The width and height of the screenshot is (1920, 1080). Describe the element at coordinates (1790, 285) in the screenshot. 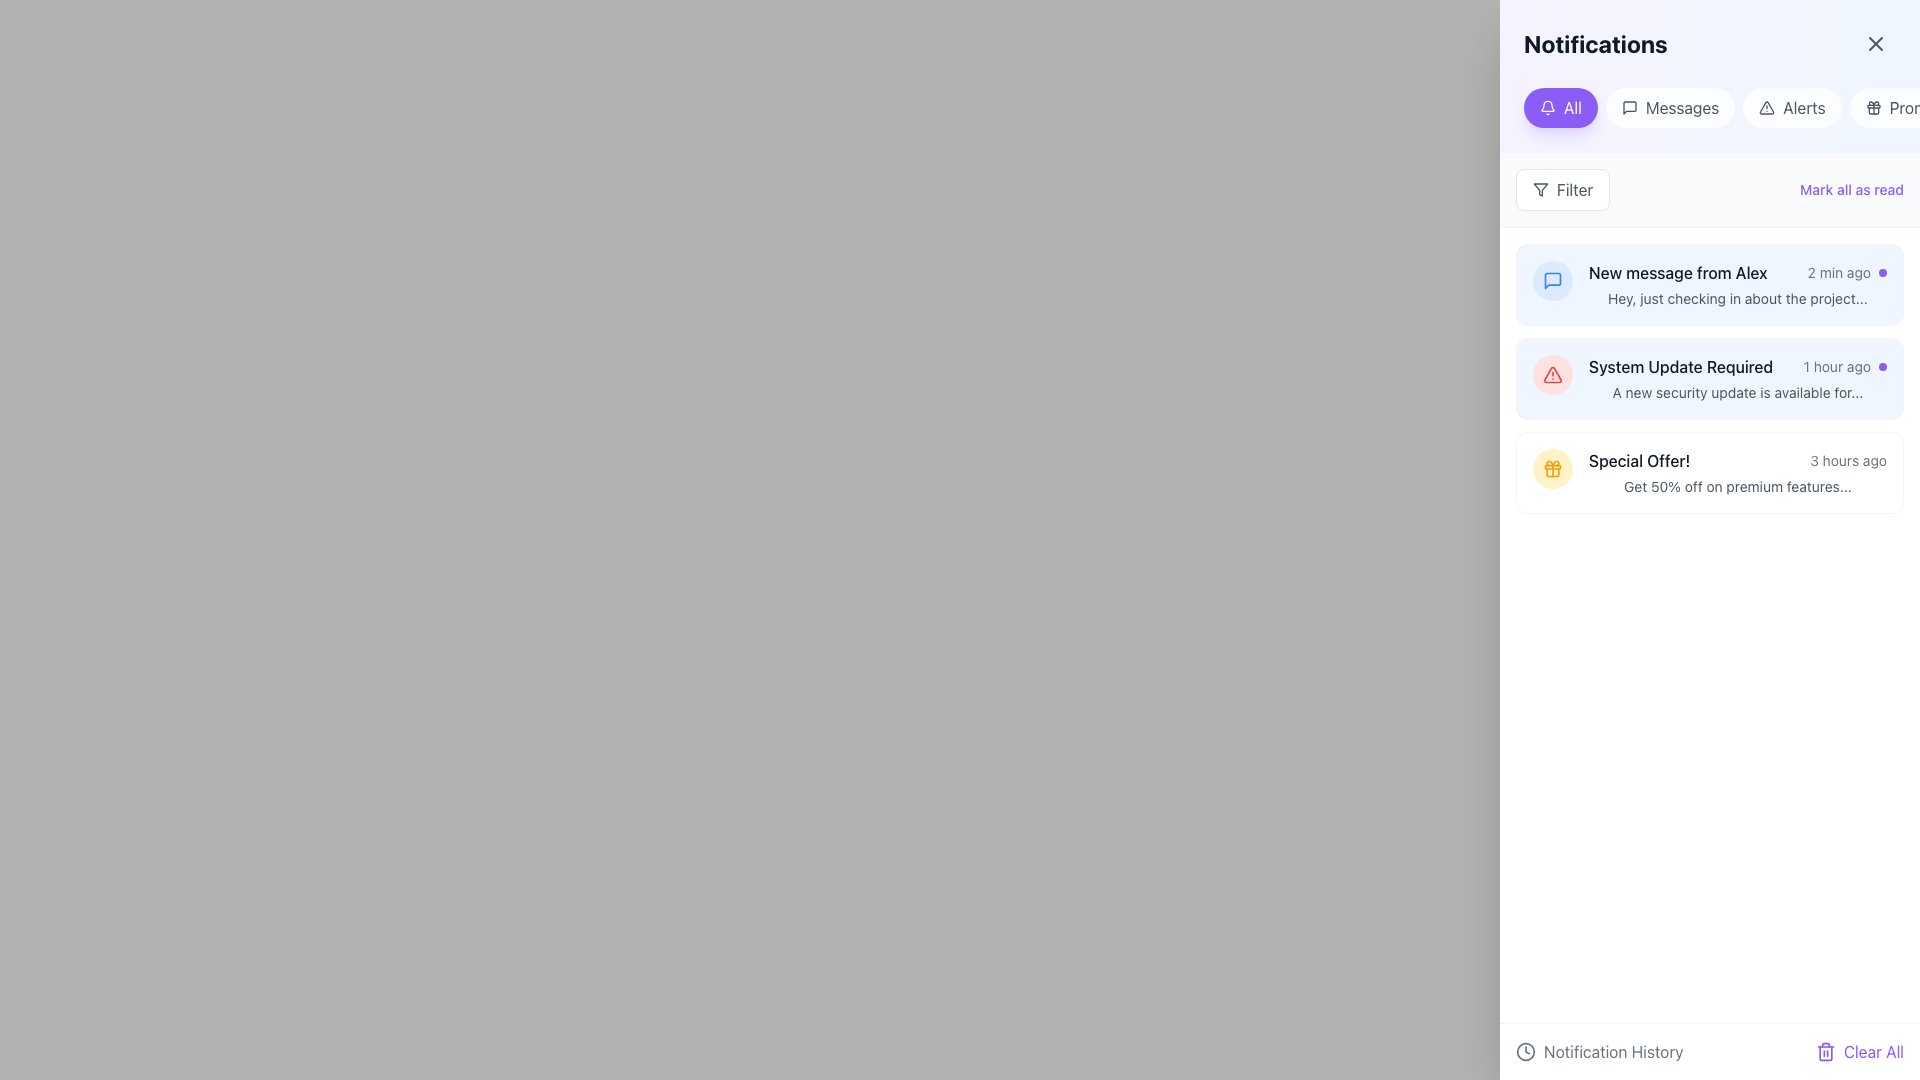

I see `the action button icon for managing or archiving the notification titled 'New message from Alex', which is located on the right side of the first notification in the list` at that location.